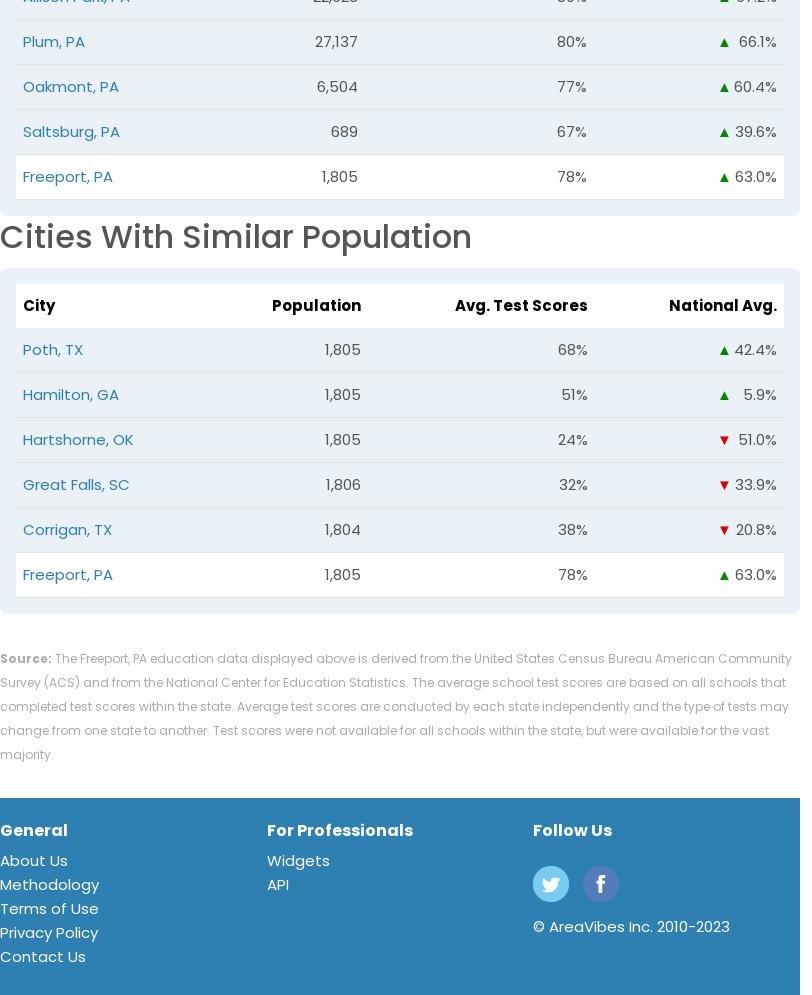 This screenshot has height=995, width=812. I want to click on '1,806', so click(343, 484).